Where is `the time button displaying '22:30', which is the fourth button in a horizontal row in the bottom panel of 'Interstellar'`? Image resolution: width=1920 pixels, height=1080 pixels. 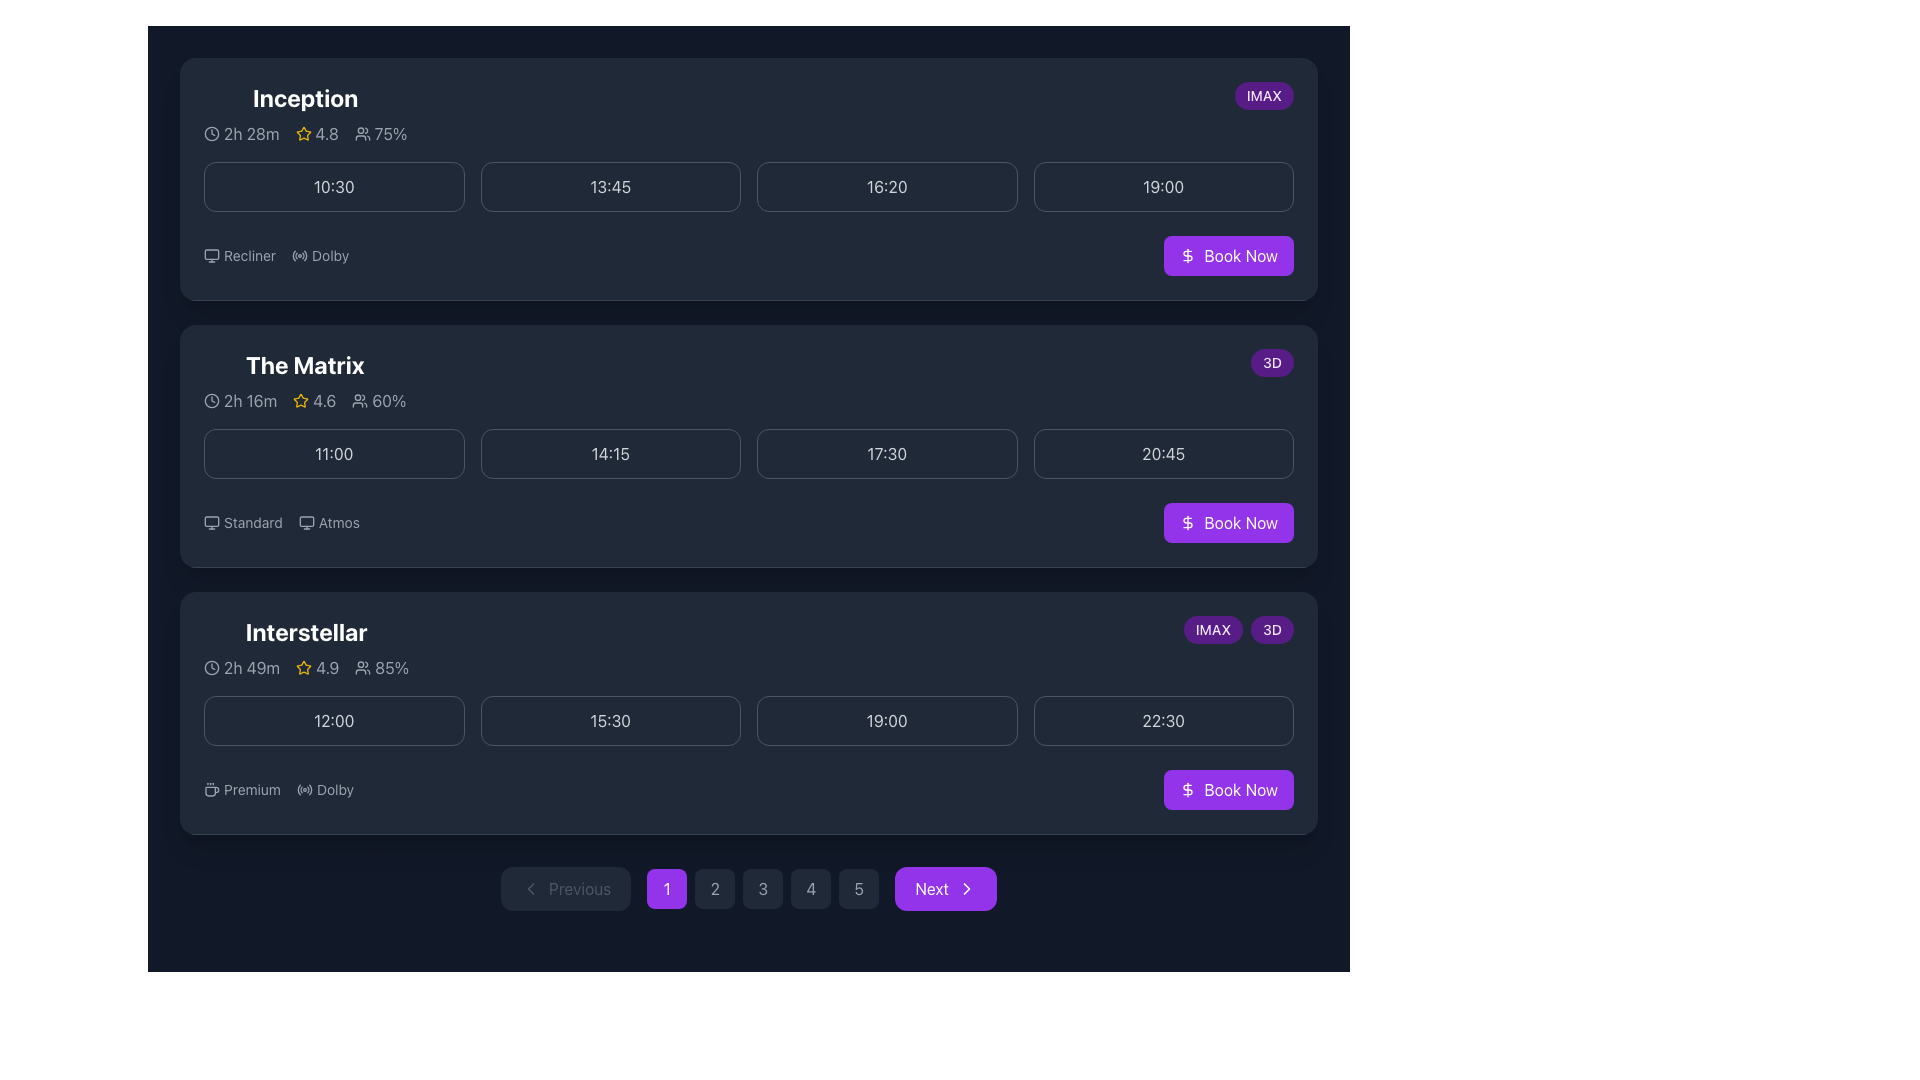
the time button displaying '22:30', which is the fourth button in a horizontal row in the bottom panel of 'Interstellar' is located at coordinates (1163, 721).